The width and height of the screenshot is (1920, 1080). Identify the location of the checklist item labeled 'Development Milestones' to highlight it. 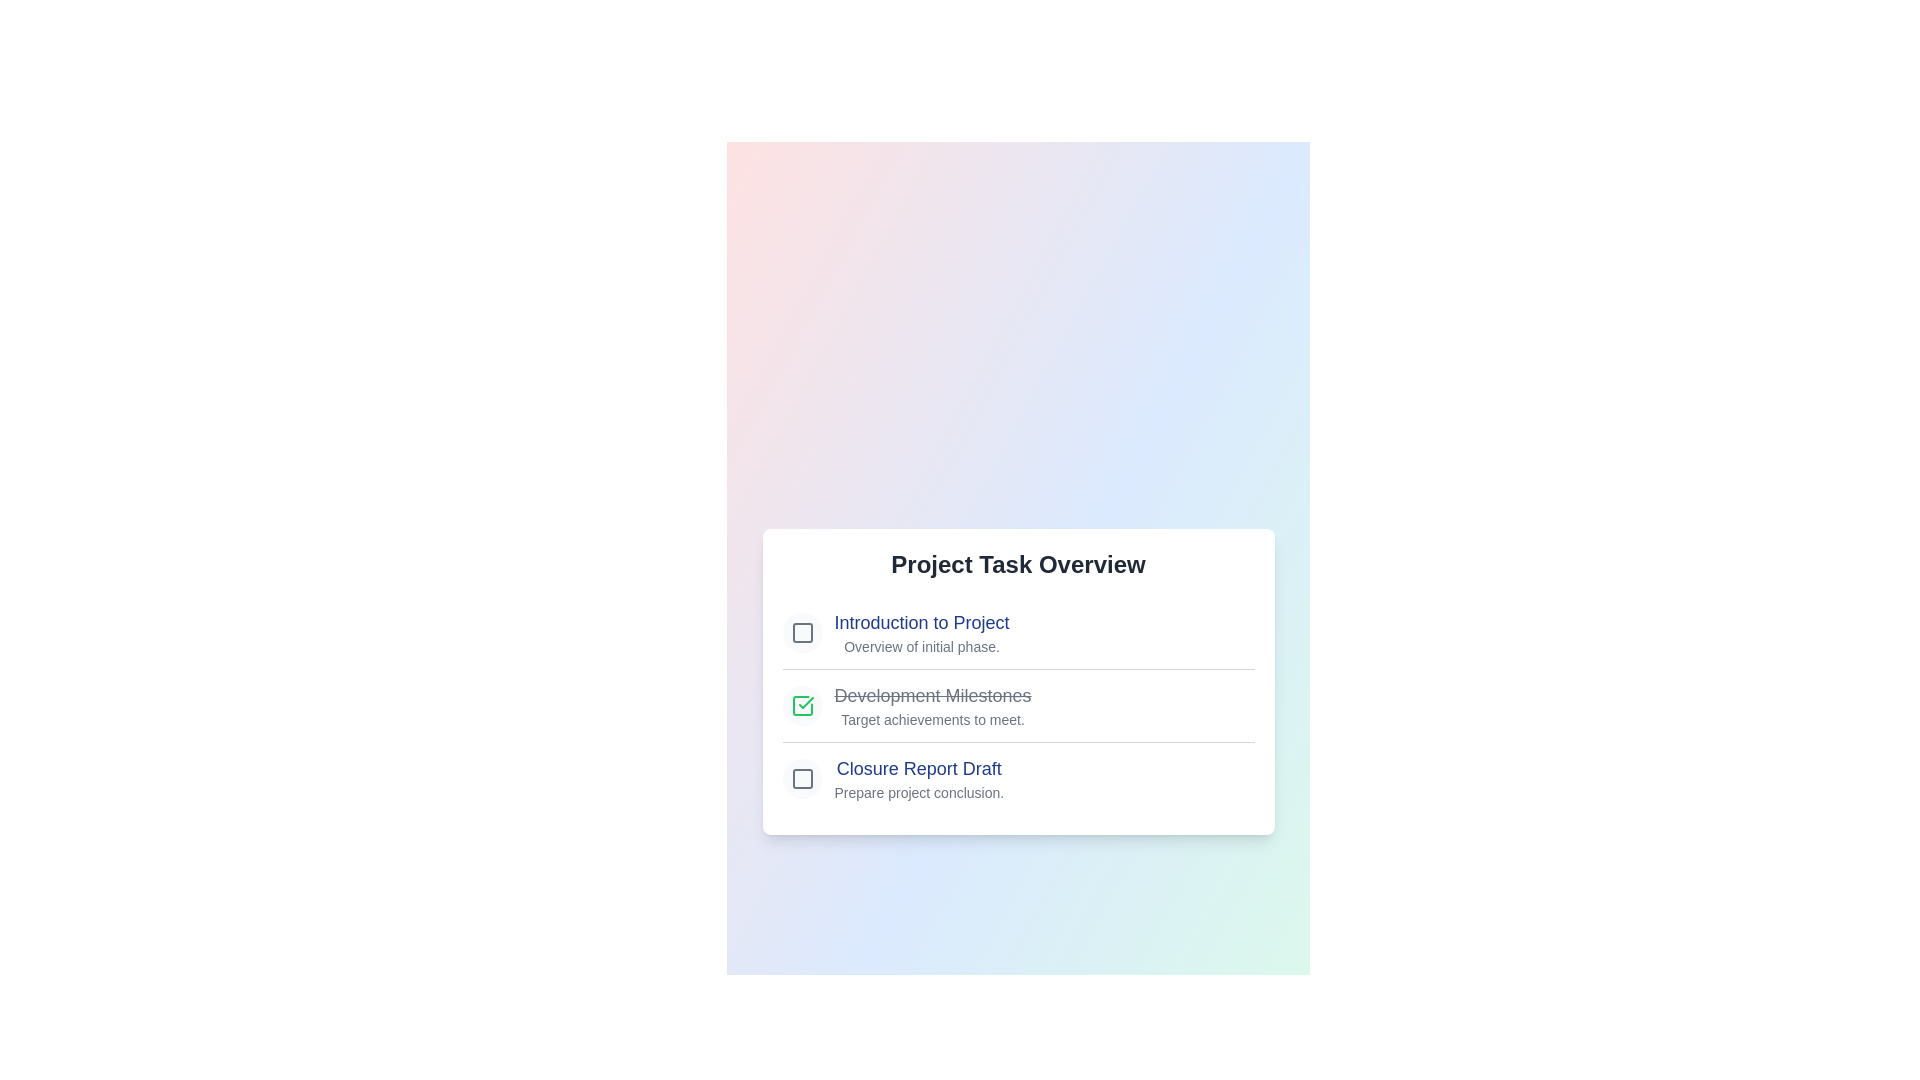
(932, 694).